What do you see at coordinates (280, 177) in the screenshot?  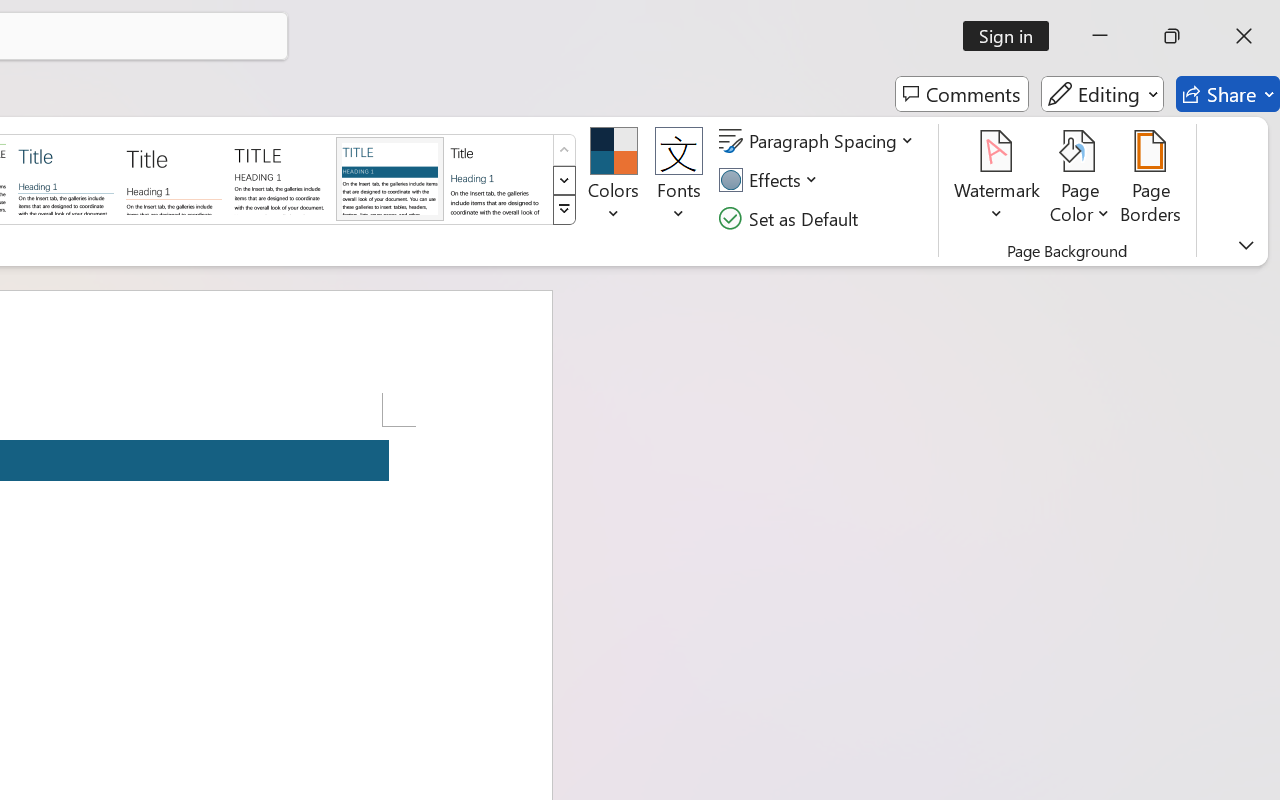 I see `'Minimalist'` at bounding box center [280, 177].